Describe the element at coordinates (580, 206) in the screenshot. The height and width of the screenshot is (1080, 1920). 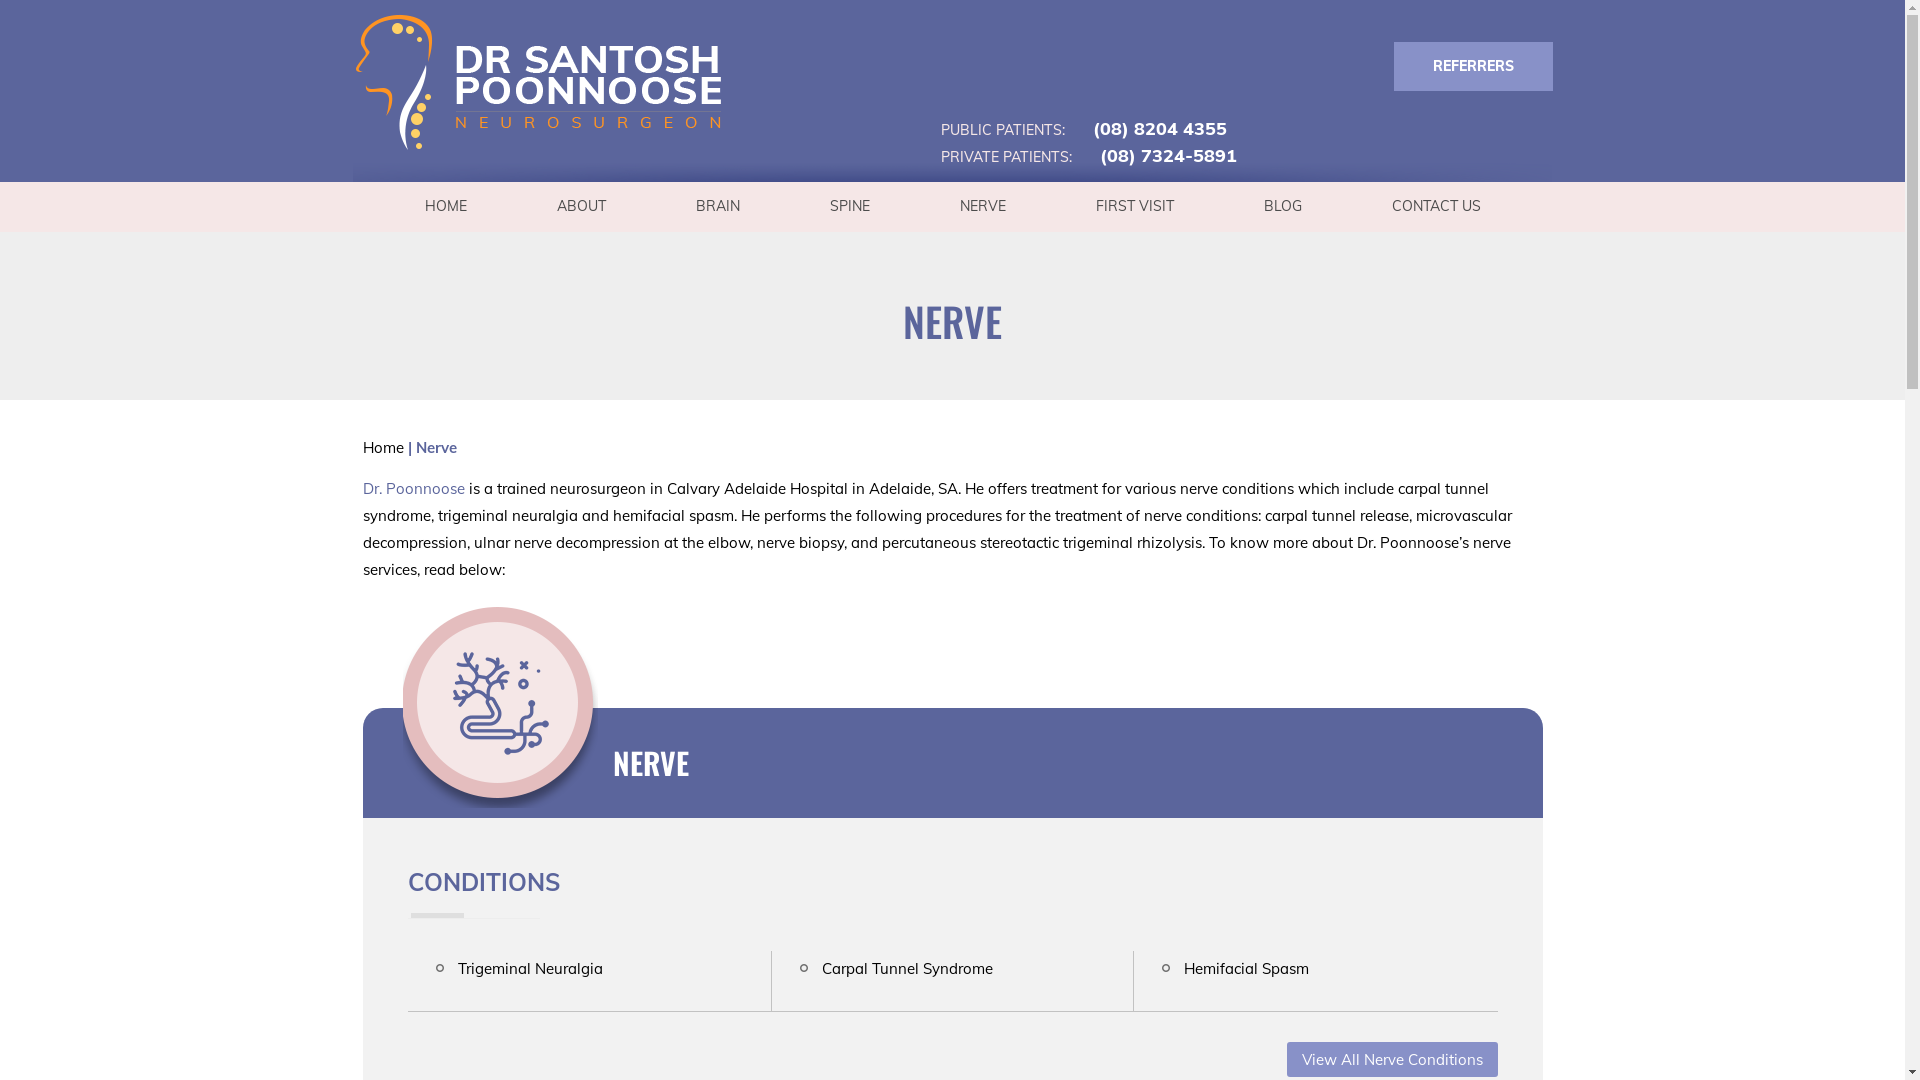
I see `'ABOUT'` at that location.